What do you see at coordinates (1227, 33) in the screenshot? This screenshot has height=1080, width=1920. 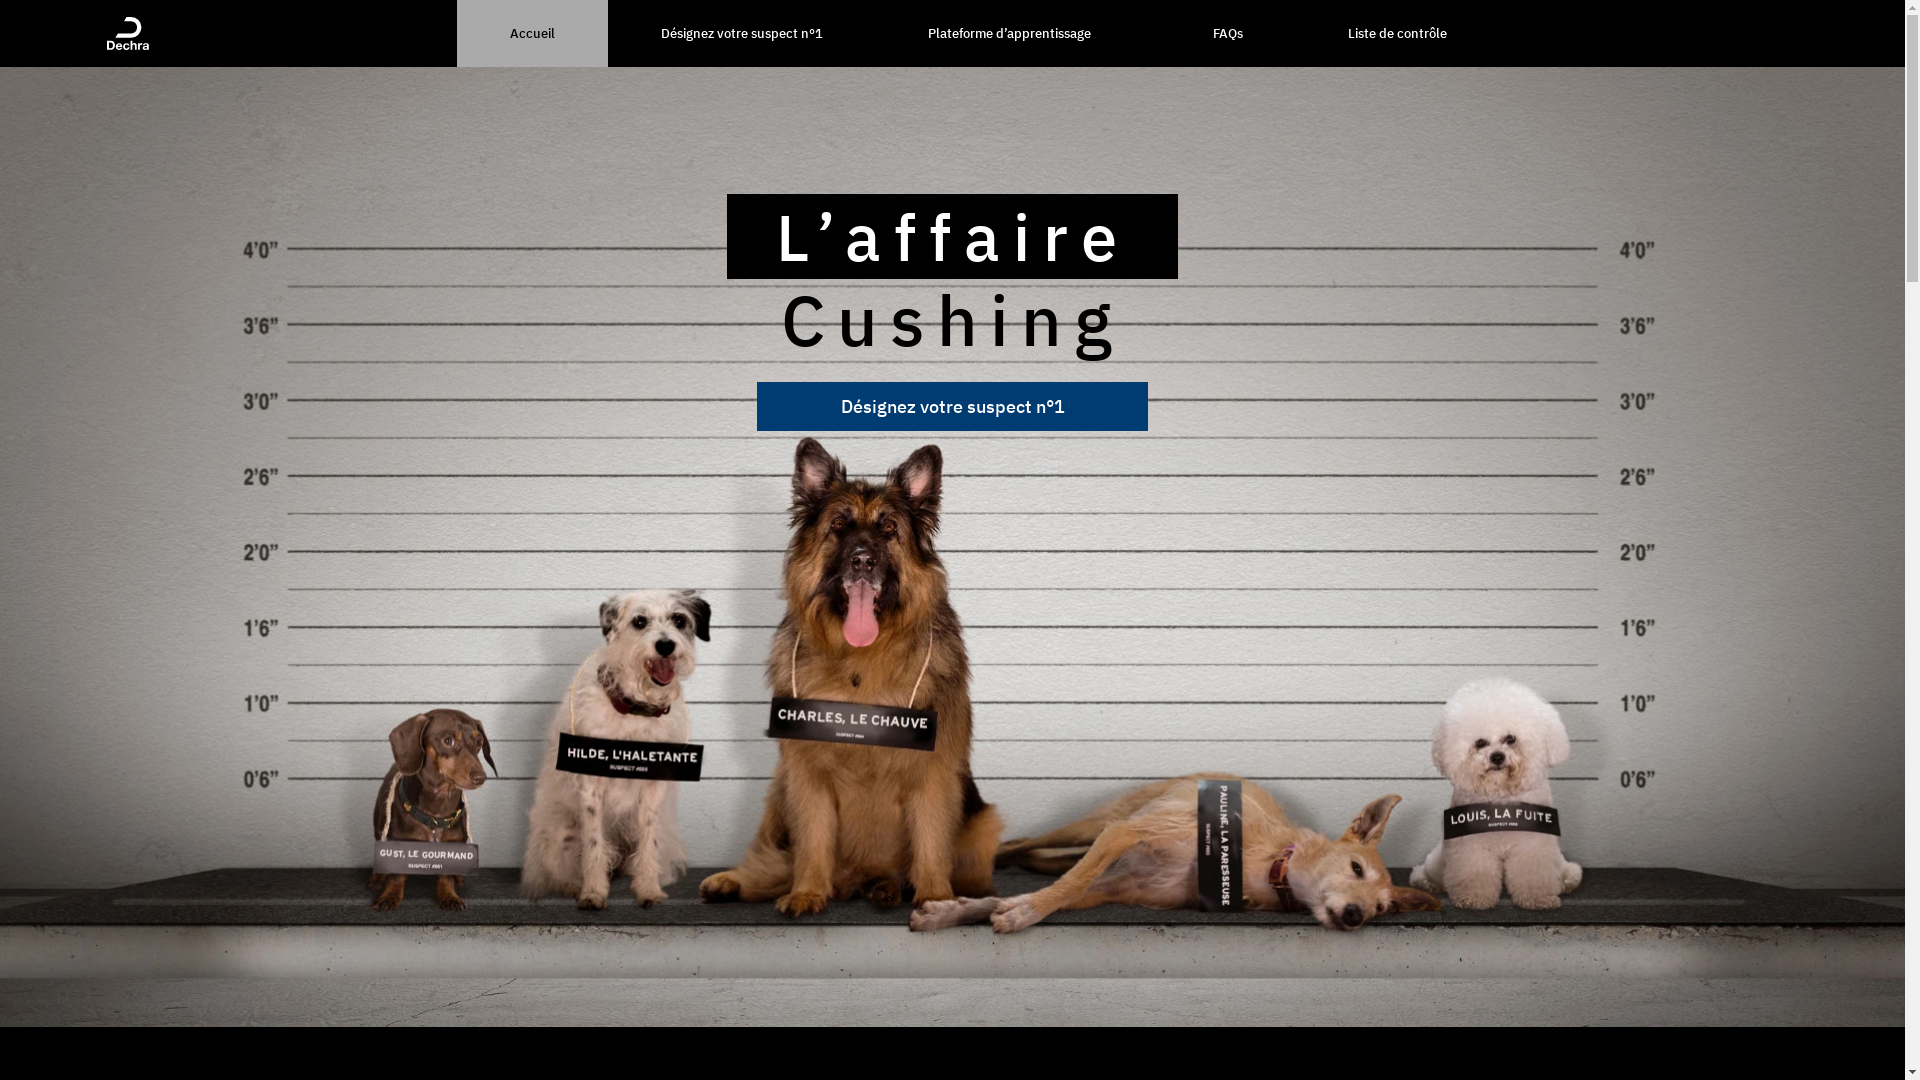 I see `'FAQs'` at bounding box center [1227, 33].